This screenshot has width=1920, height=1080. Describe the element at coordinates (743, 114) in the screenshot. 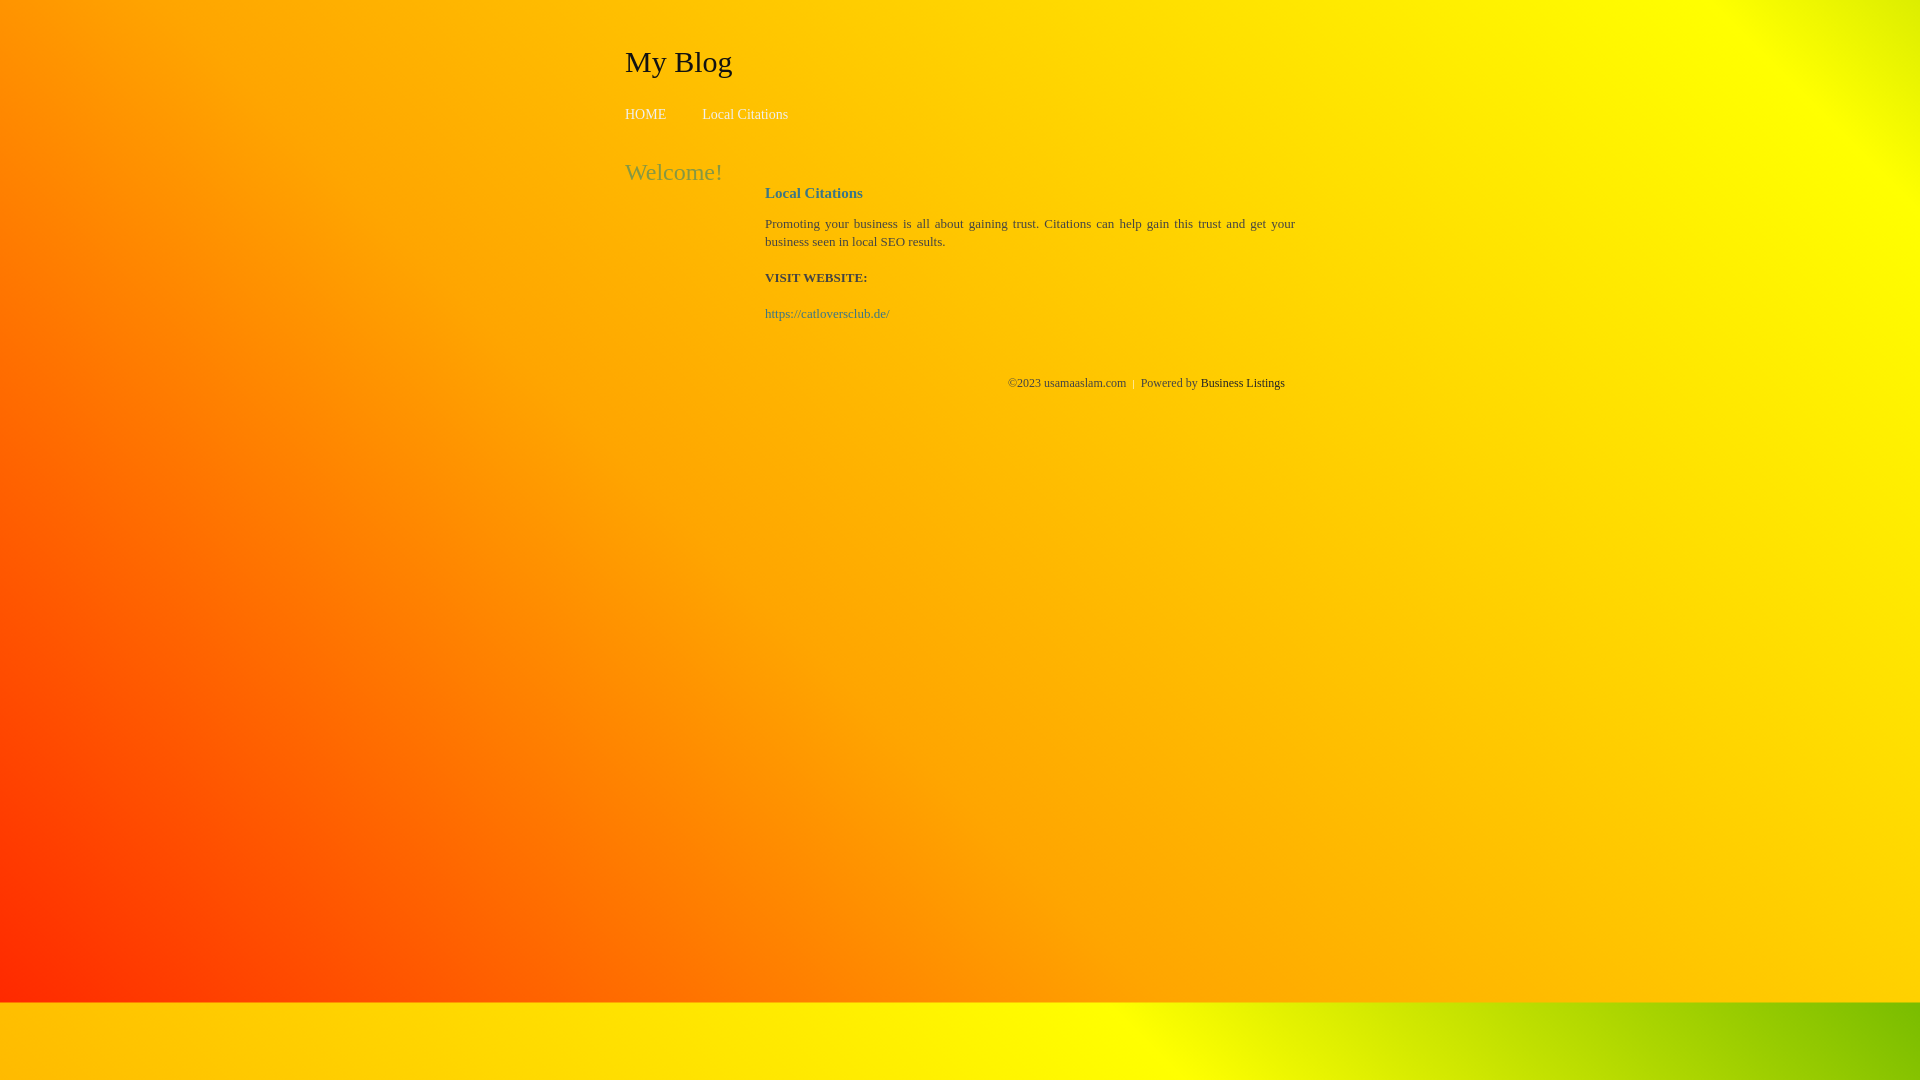

I see `'Local Citations'` at that location.